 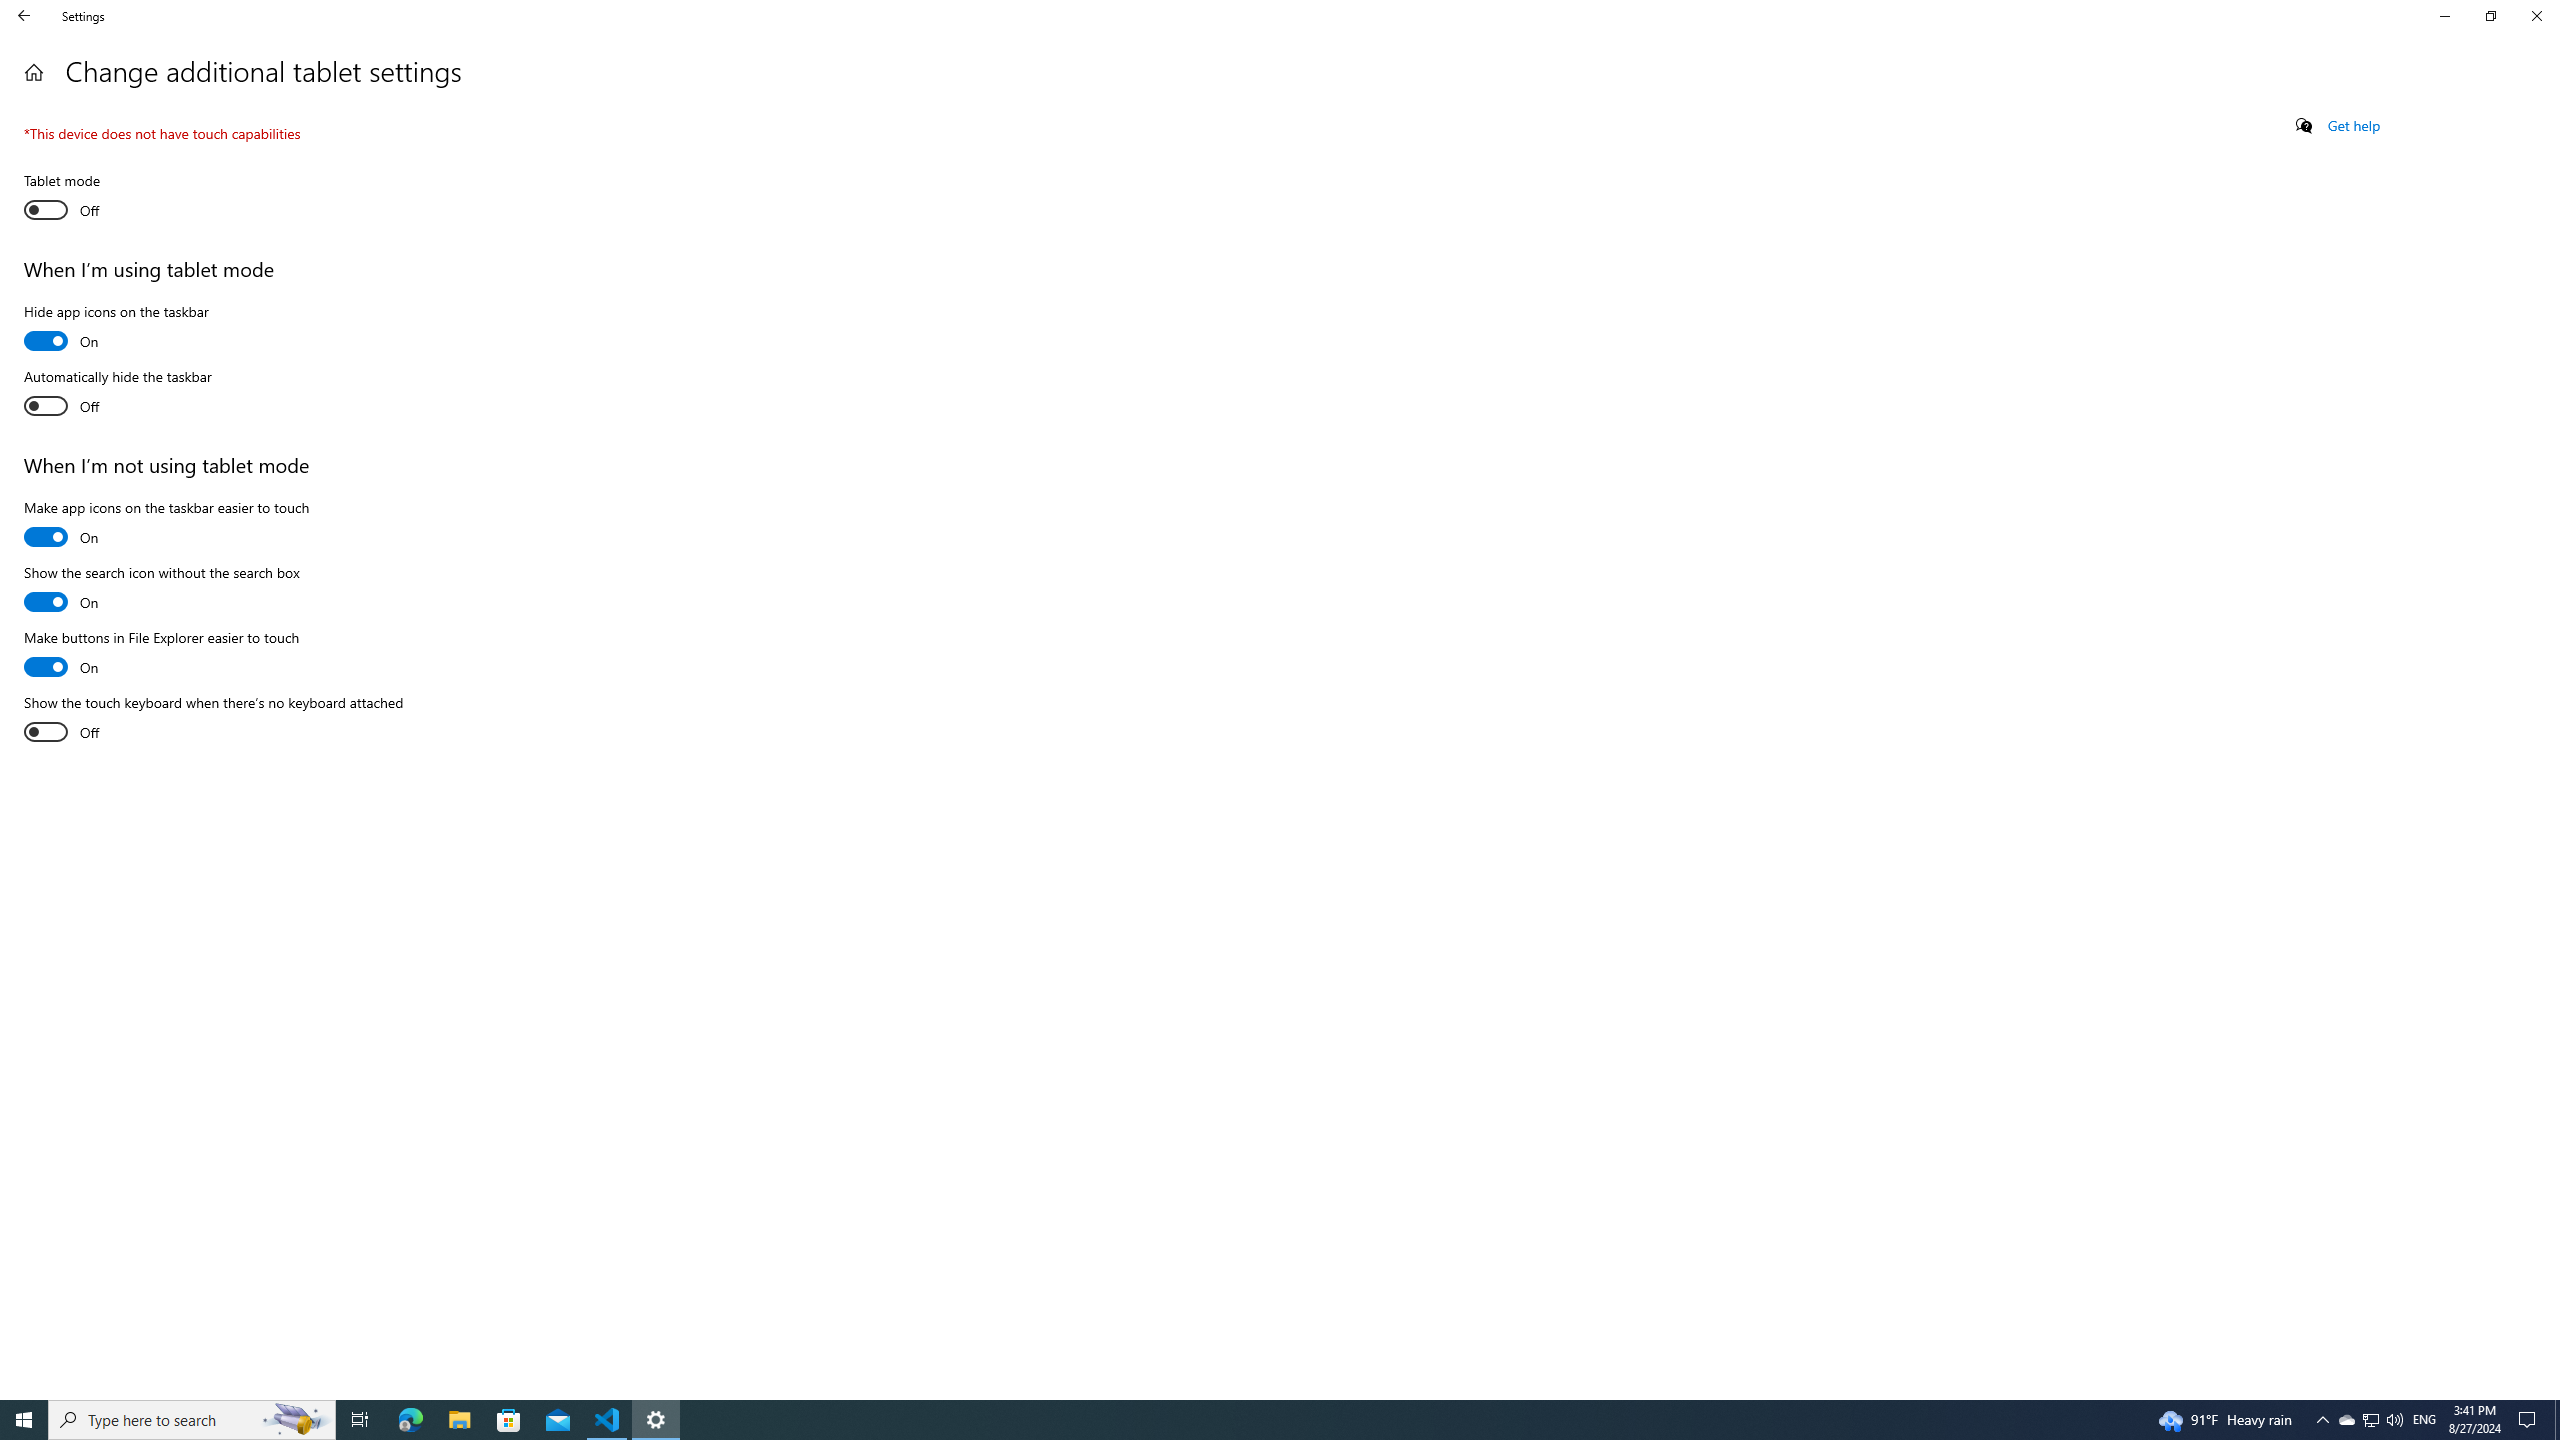 I want to click on 'Close Settings', so click(x=2535, y=15).